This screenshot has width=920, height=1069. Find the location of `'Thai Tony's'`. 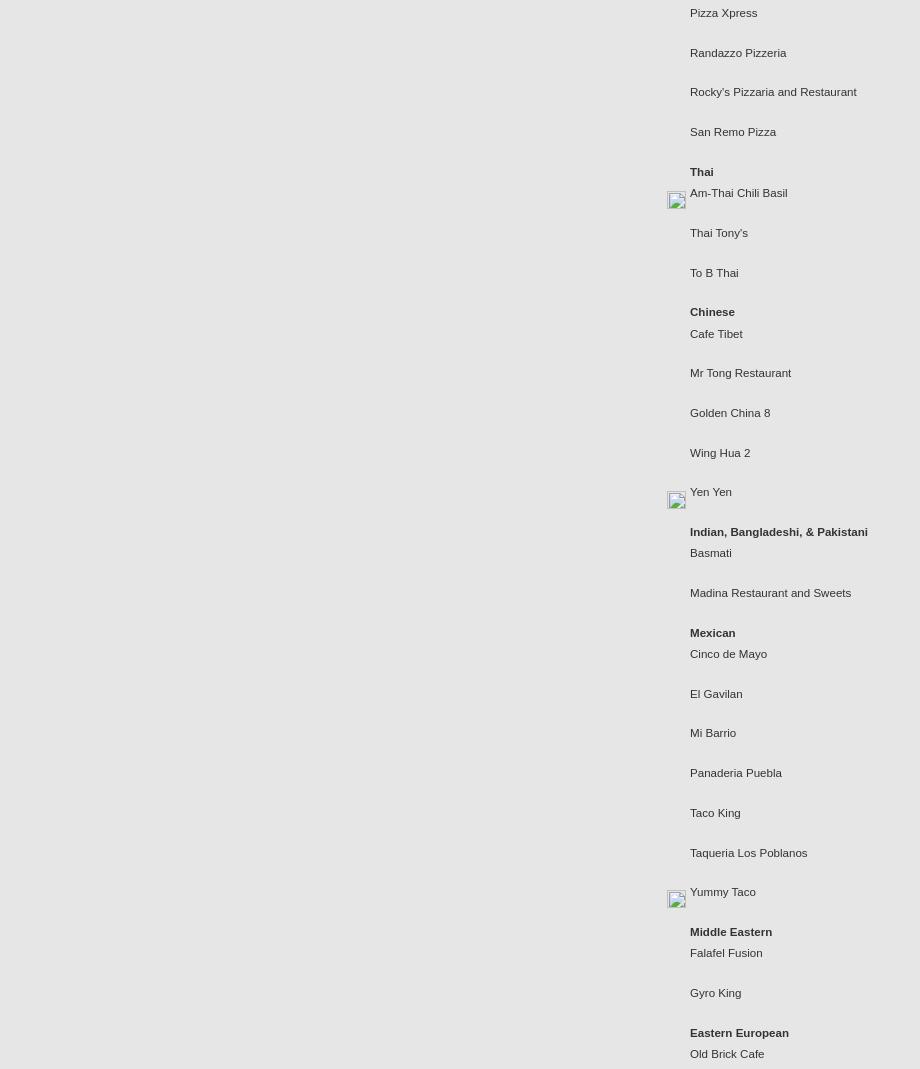

'Thai Tony's' is located at coordinates (718, 230).